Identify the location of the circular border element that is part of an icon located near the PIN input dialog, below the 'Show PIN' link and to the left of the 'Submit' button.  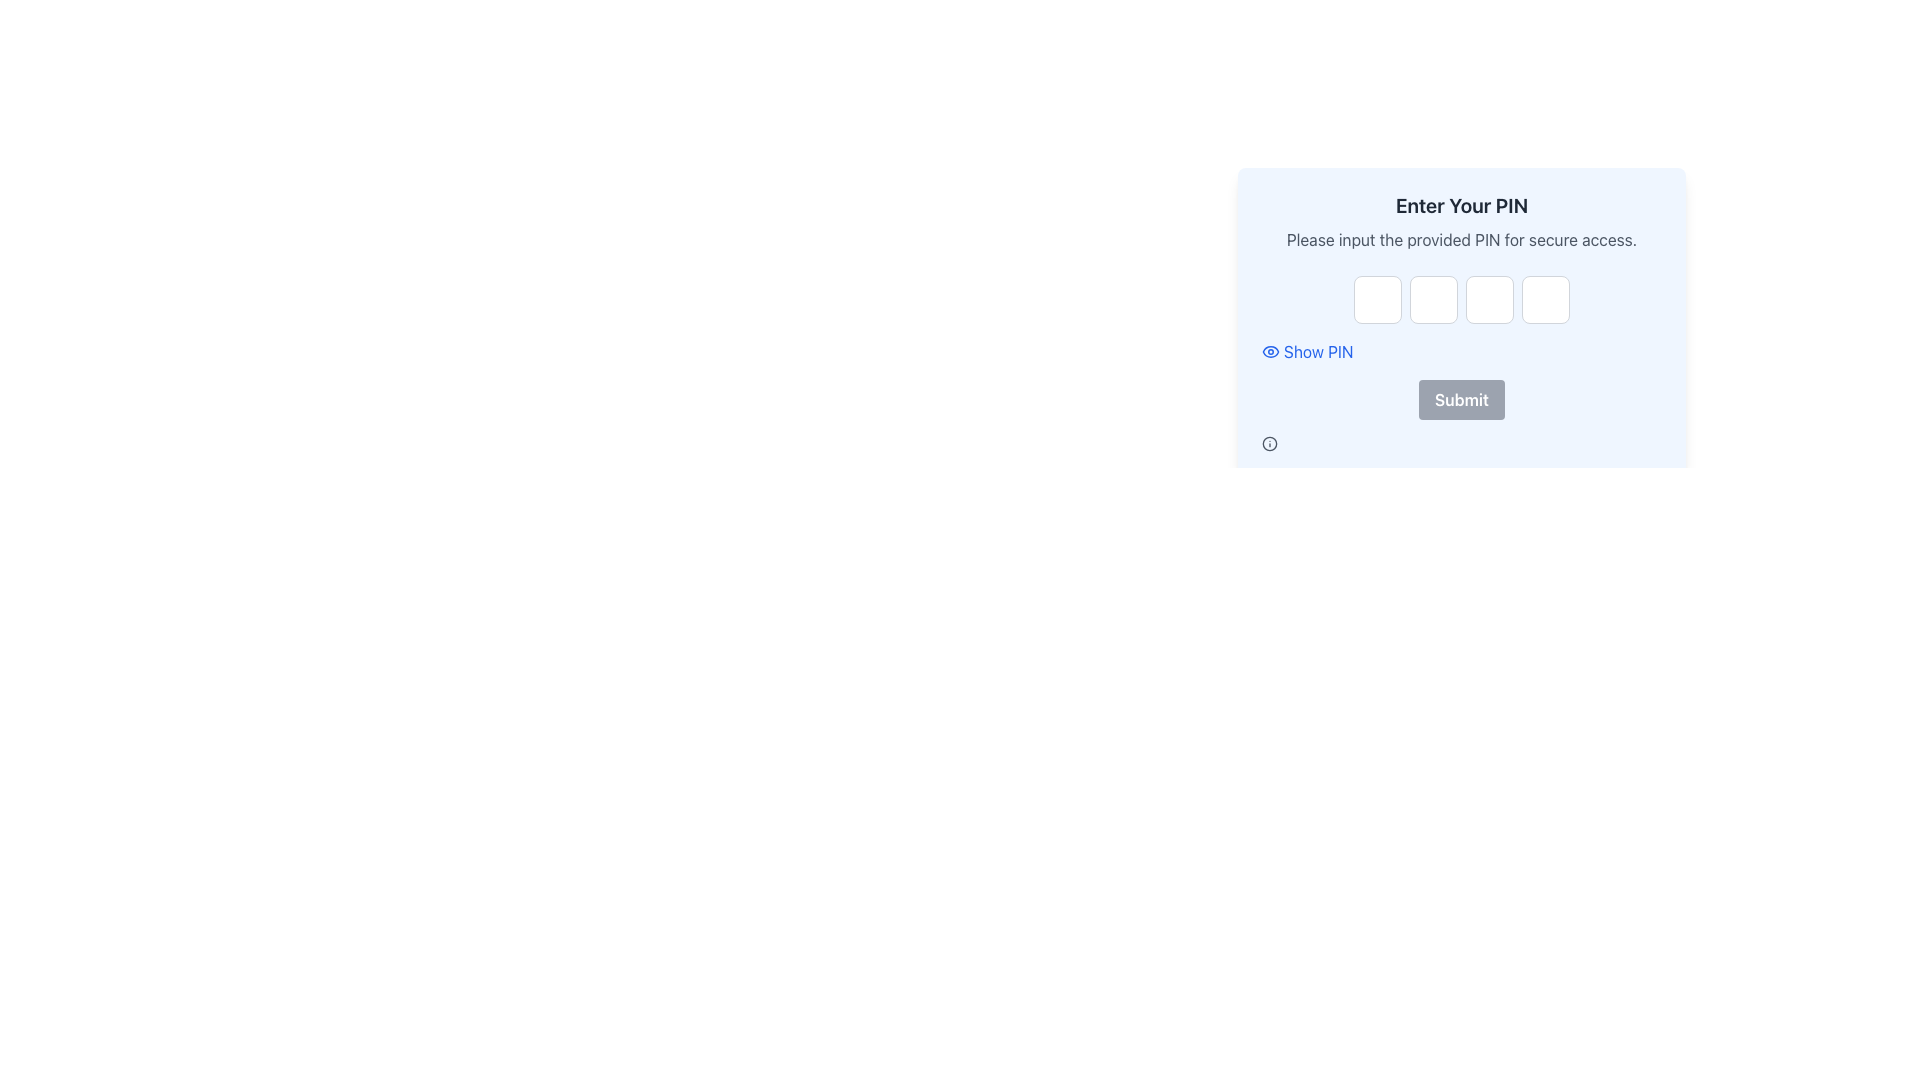
(1269, 442).